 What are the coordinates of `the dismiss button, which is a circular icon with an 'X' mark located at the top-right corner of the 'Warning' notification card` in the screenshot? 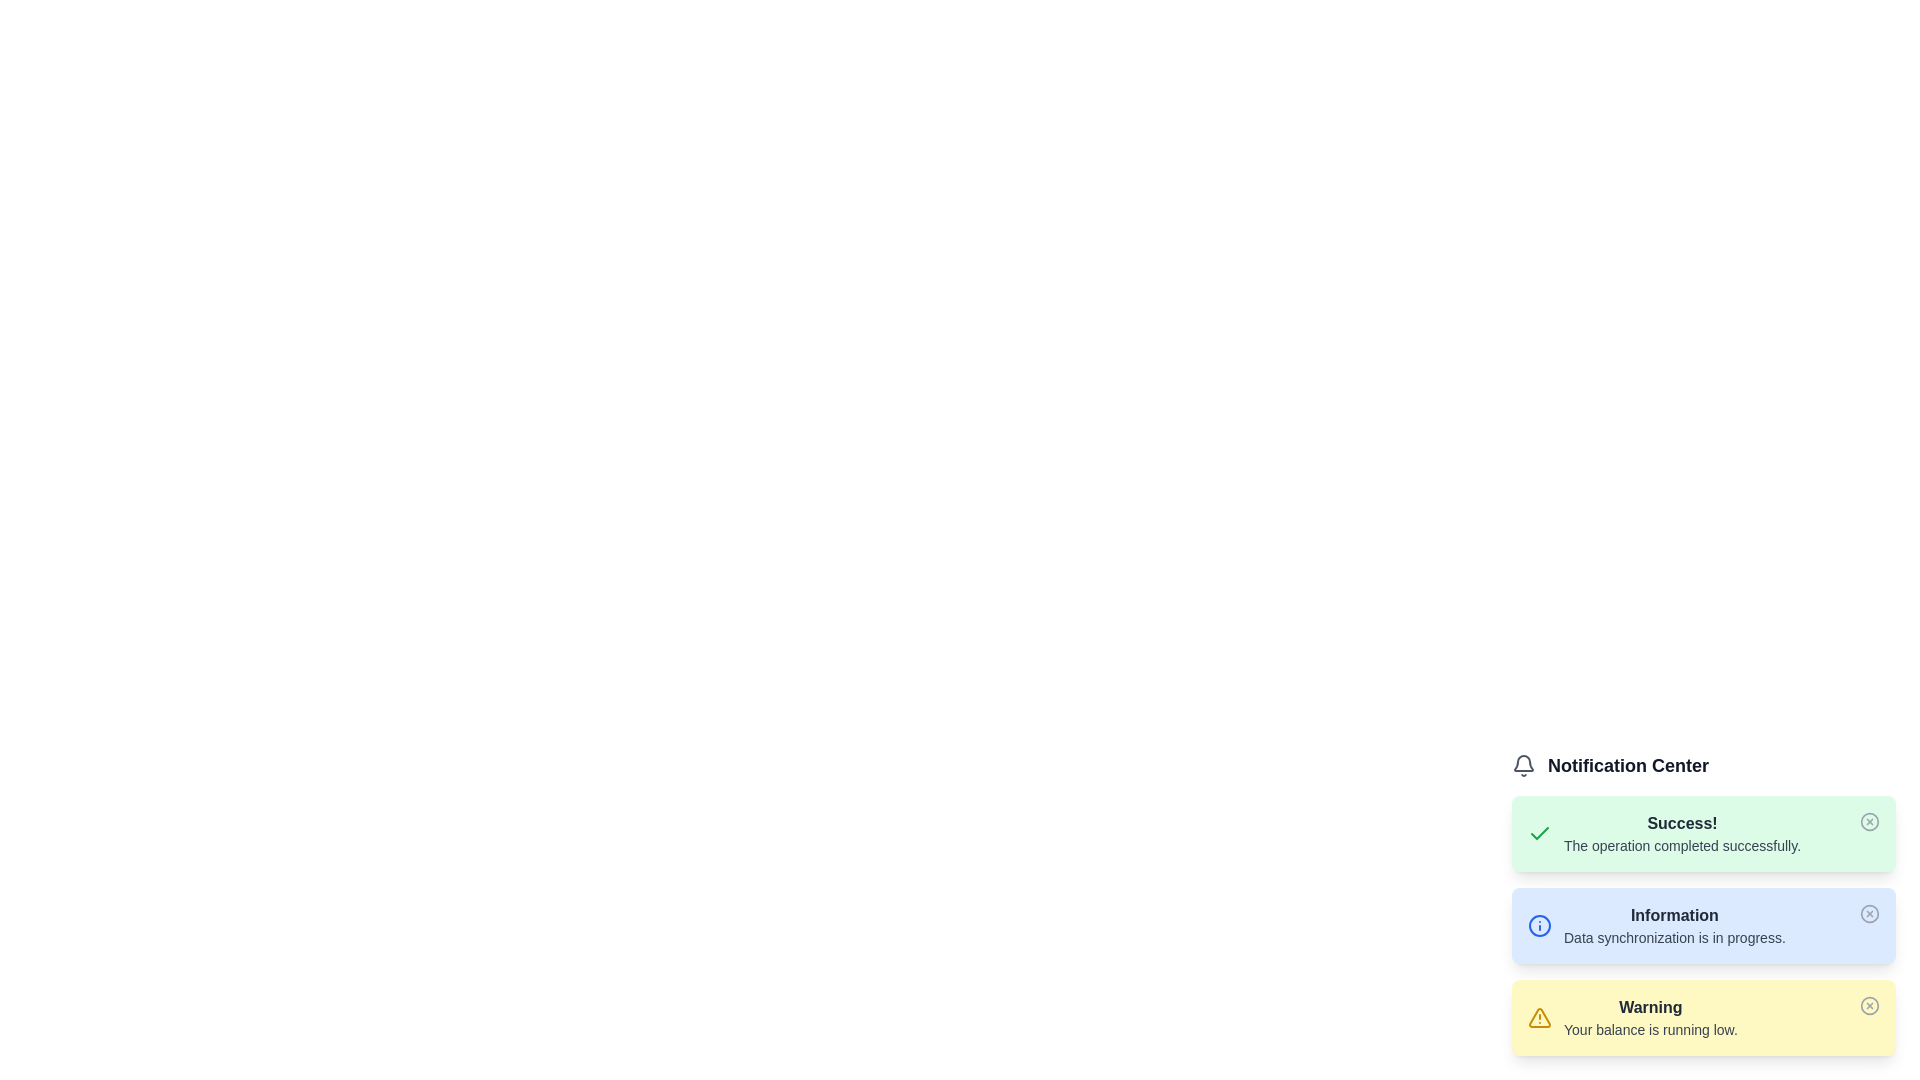 It's located at (1869, 1006).